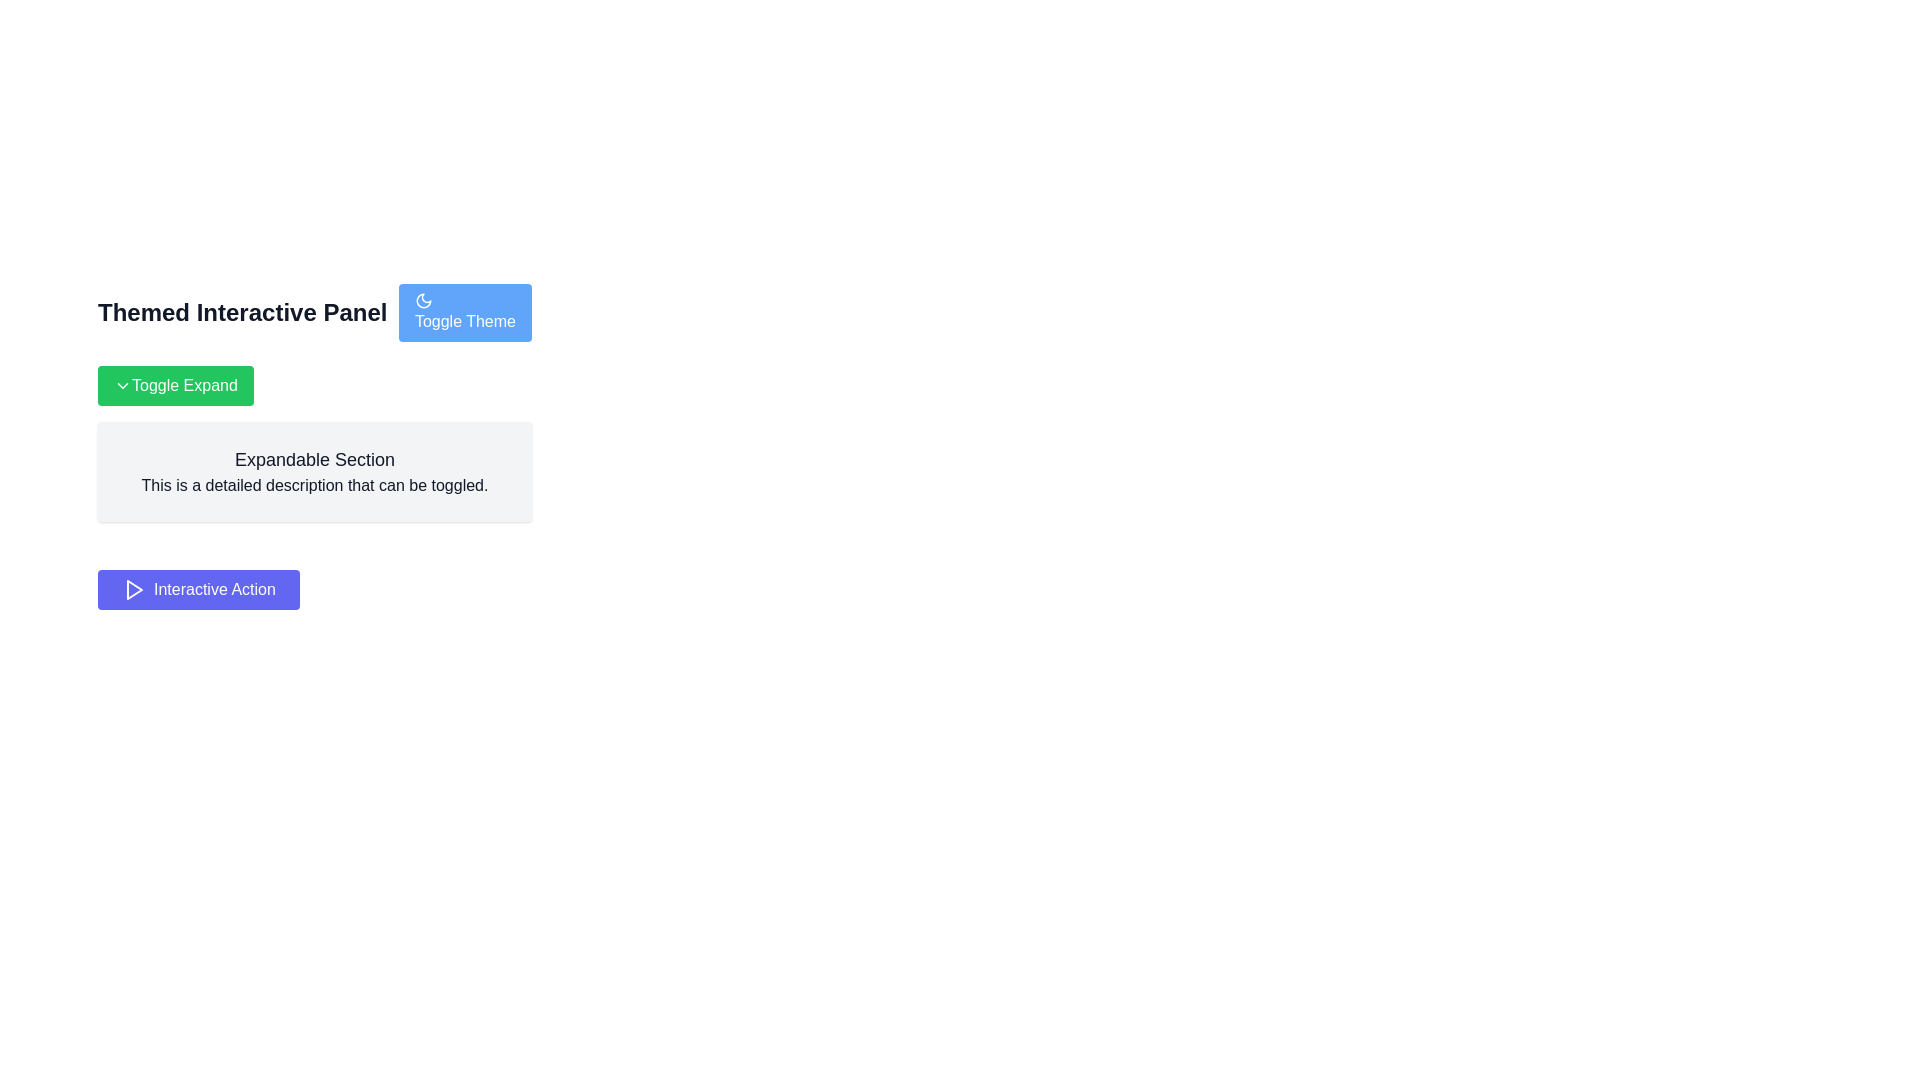 The width and height of the screenshot is (1920, 1080). What do you see at coordinates (175, 385) in the screenshot?
I see `the green rectangular button labeled 'Toggle Expand' with a downward-pointing chevron icon` at bounding box center [175, 385].